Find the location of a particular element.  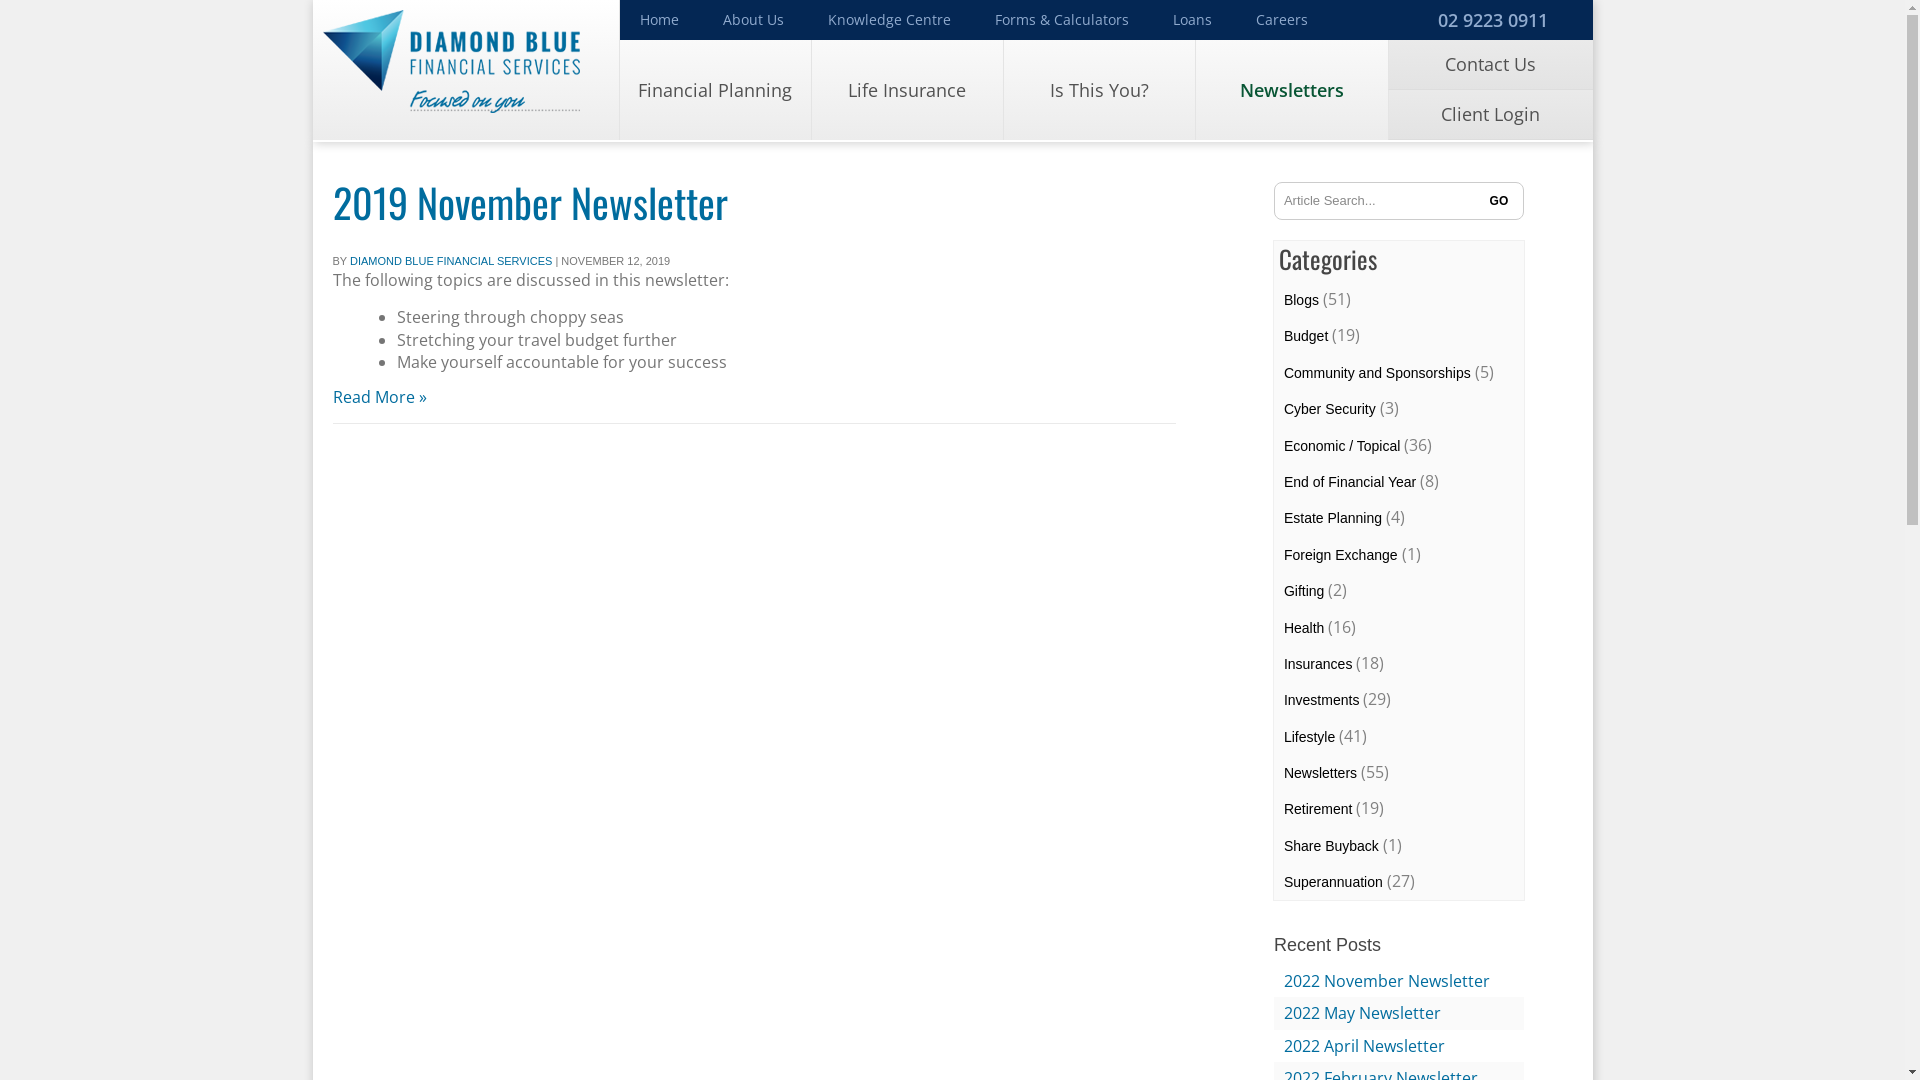

'2022 May Newsletter' is located at coordinates (1361, 1013).